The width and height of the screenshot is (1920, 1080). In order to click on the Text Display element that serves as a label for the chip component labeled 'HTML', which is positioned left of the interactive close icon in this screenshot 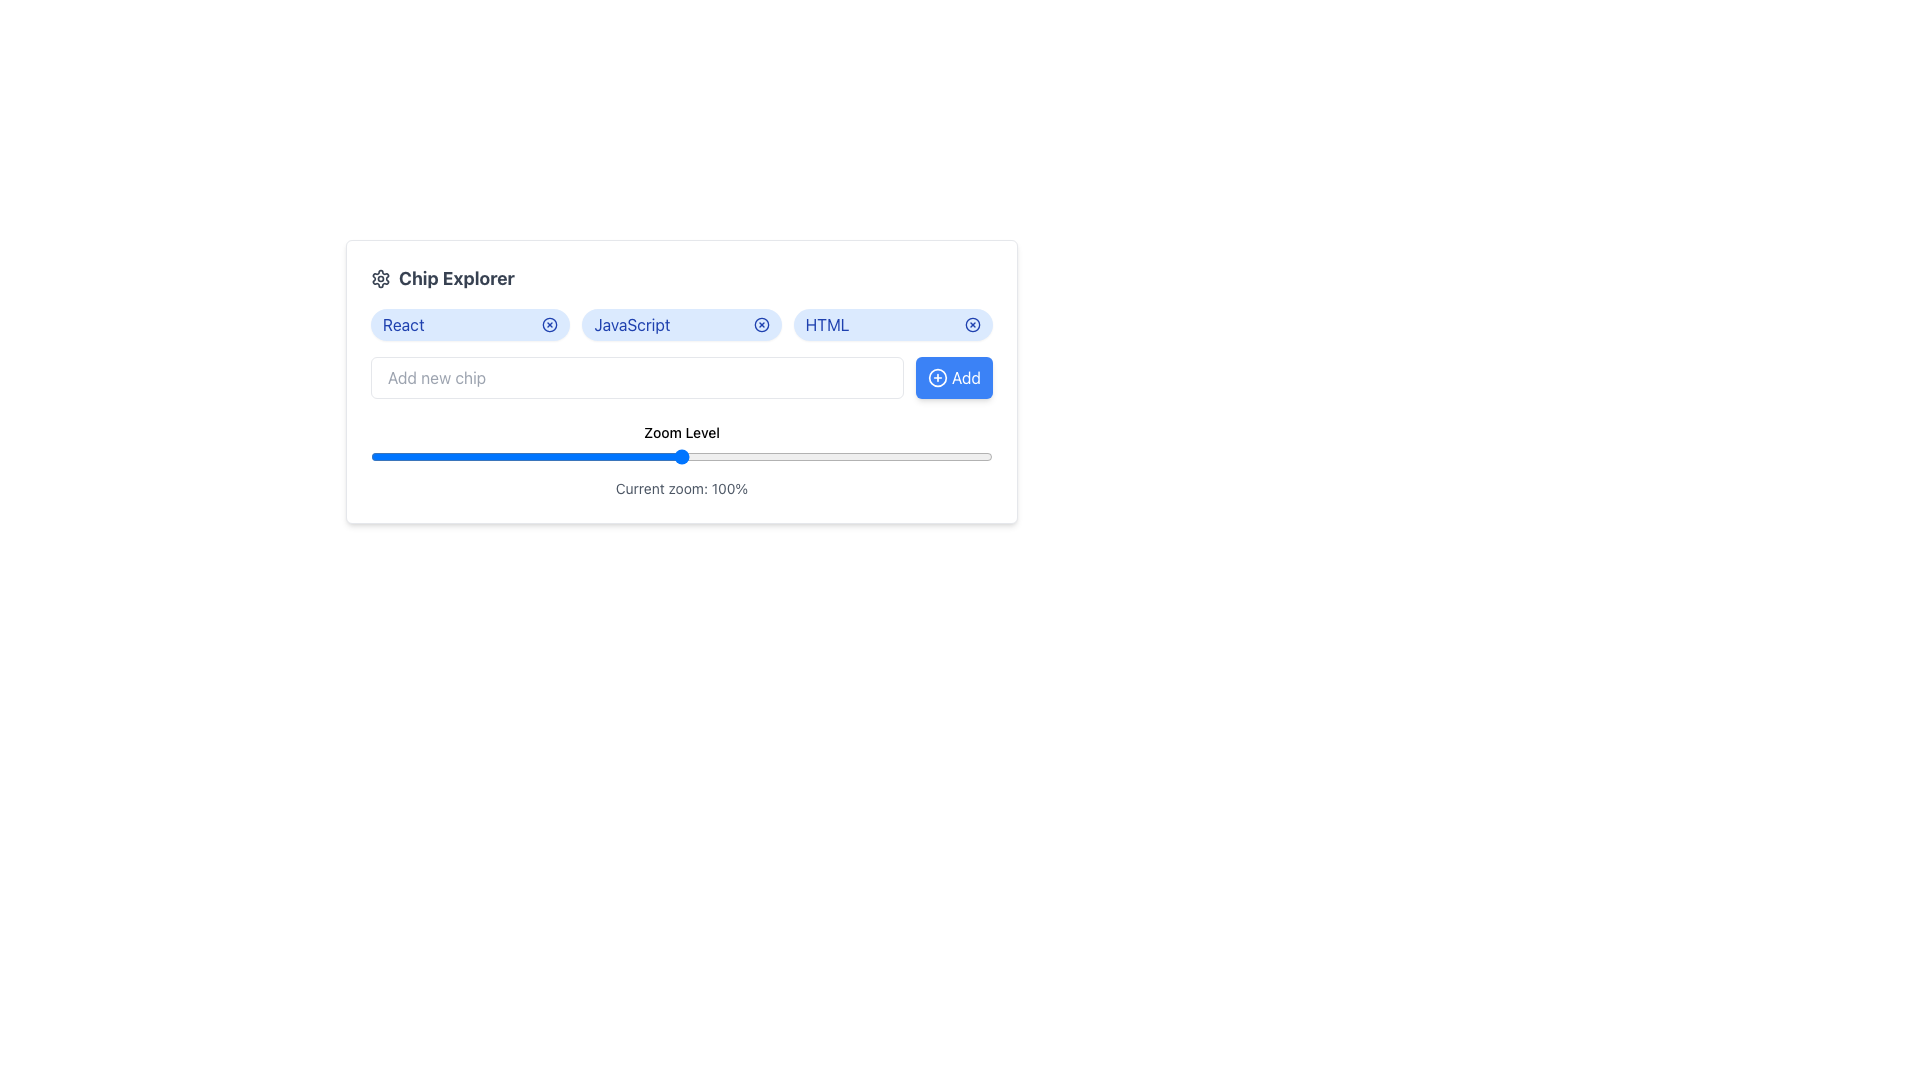, I will do `click(827, 323)`.